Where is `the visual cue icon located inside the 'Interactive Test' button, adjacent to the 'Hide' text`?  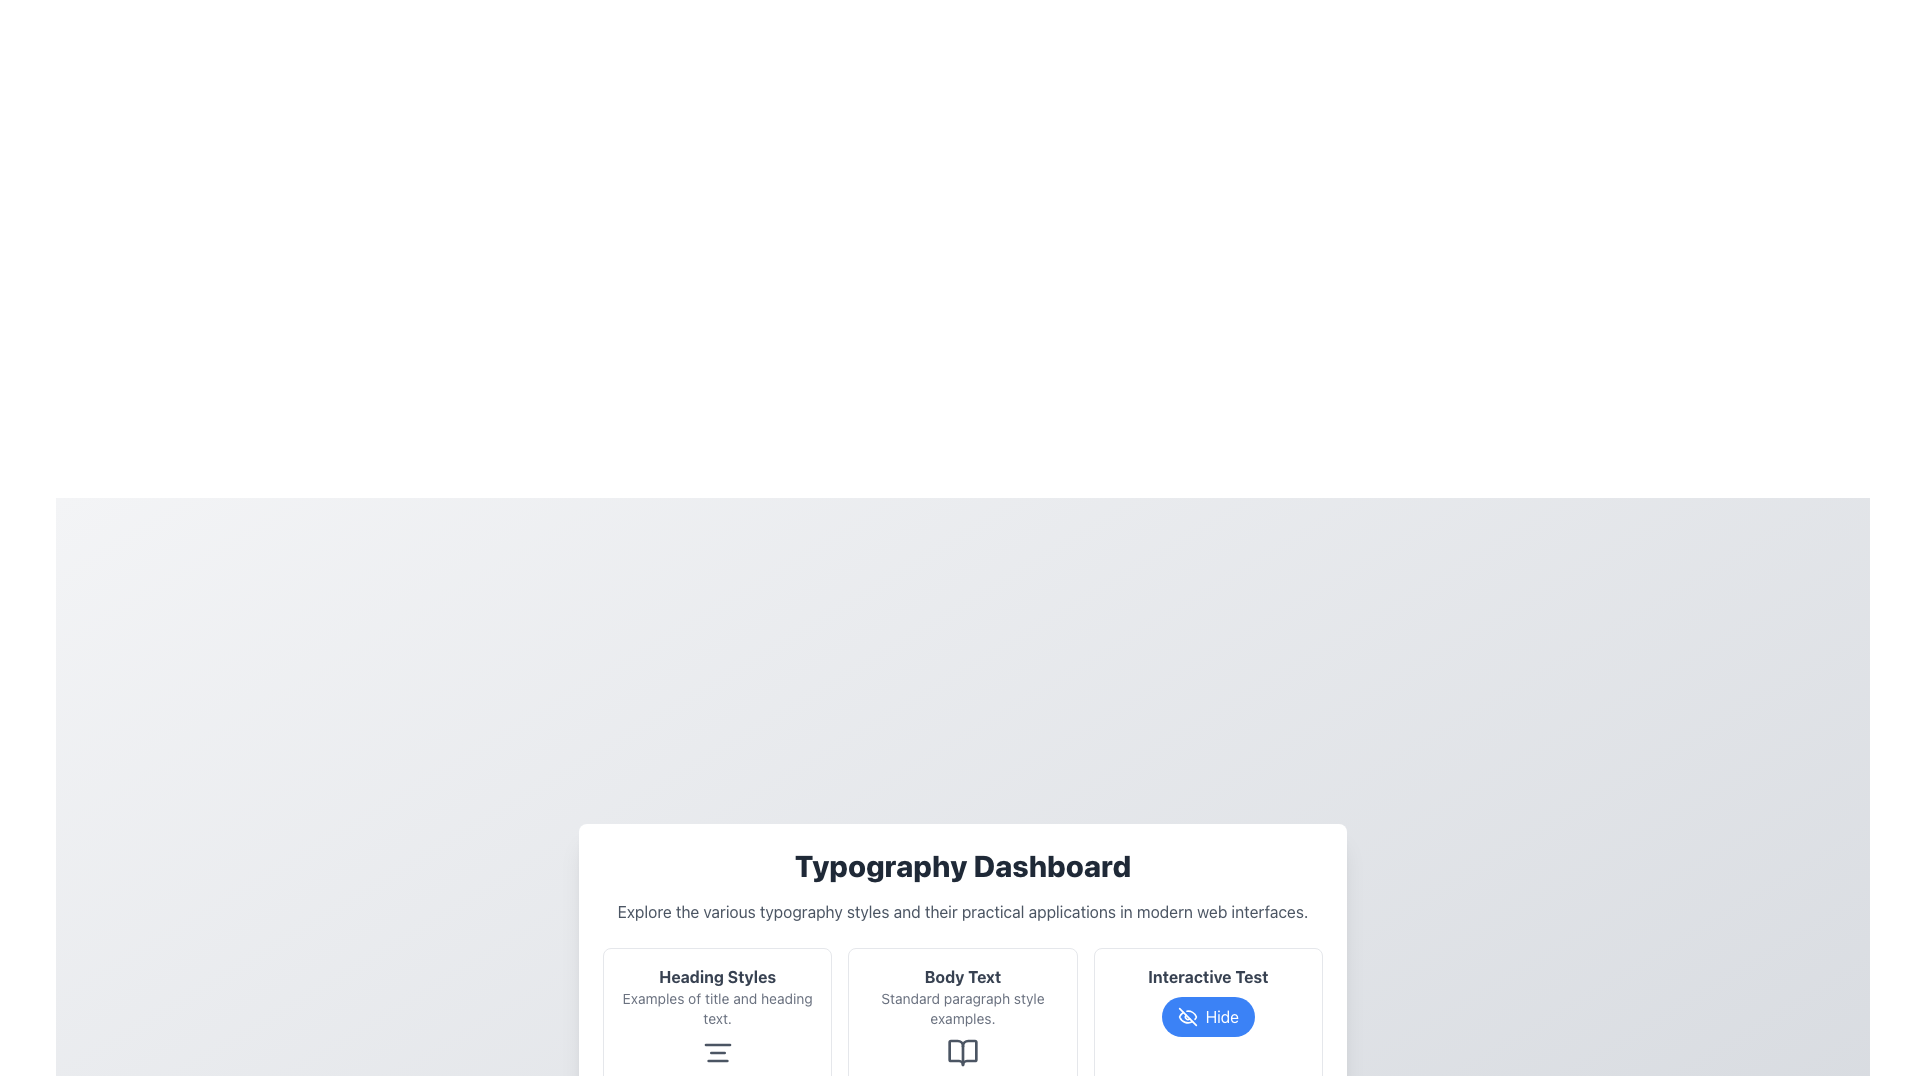
the visual cue icon located inside the 'Interactive Test' button, adjacent to the 'Hide' text is located at coordinates (1186, 1017).